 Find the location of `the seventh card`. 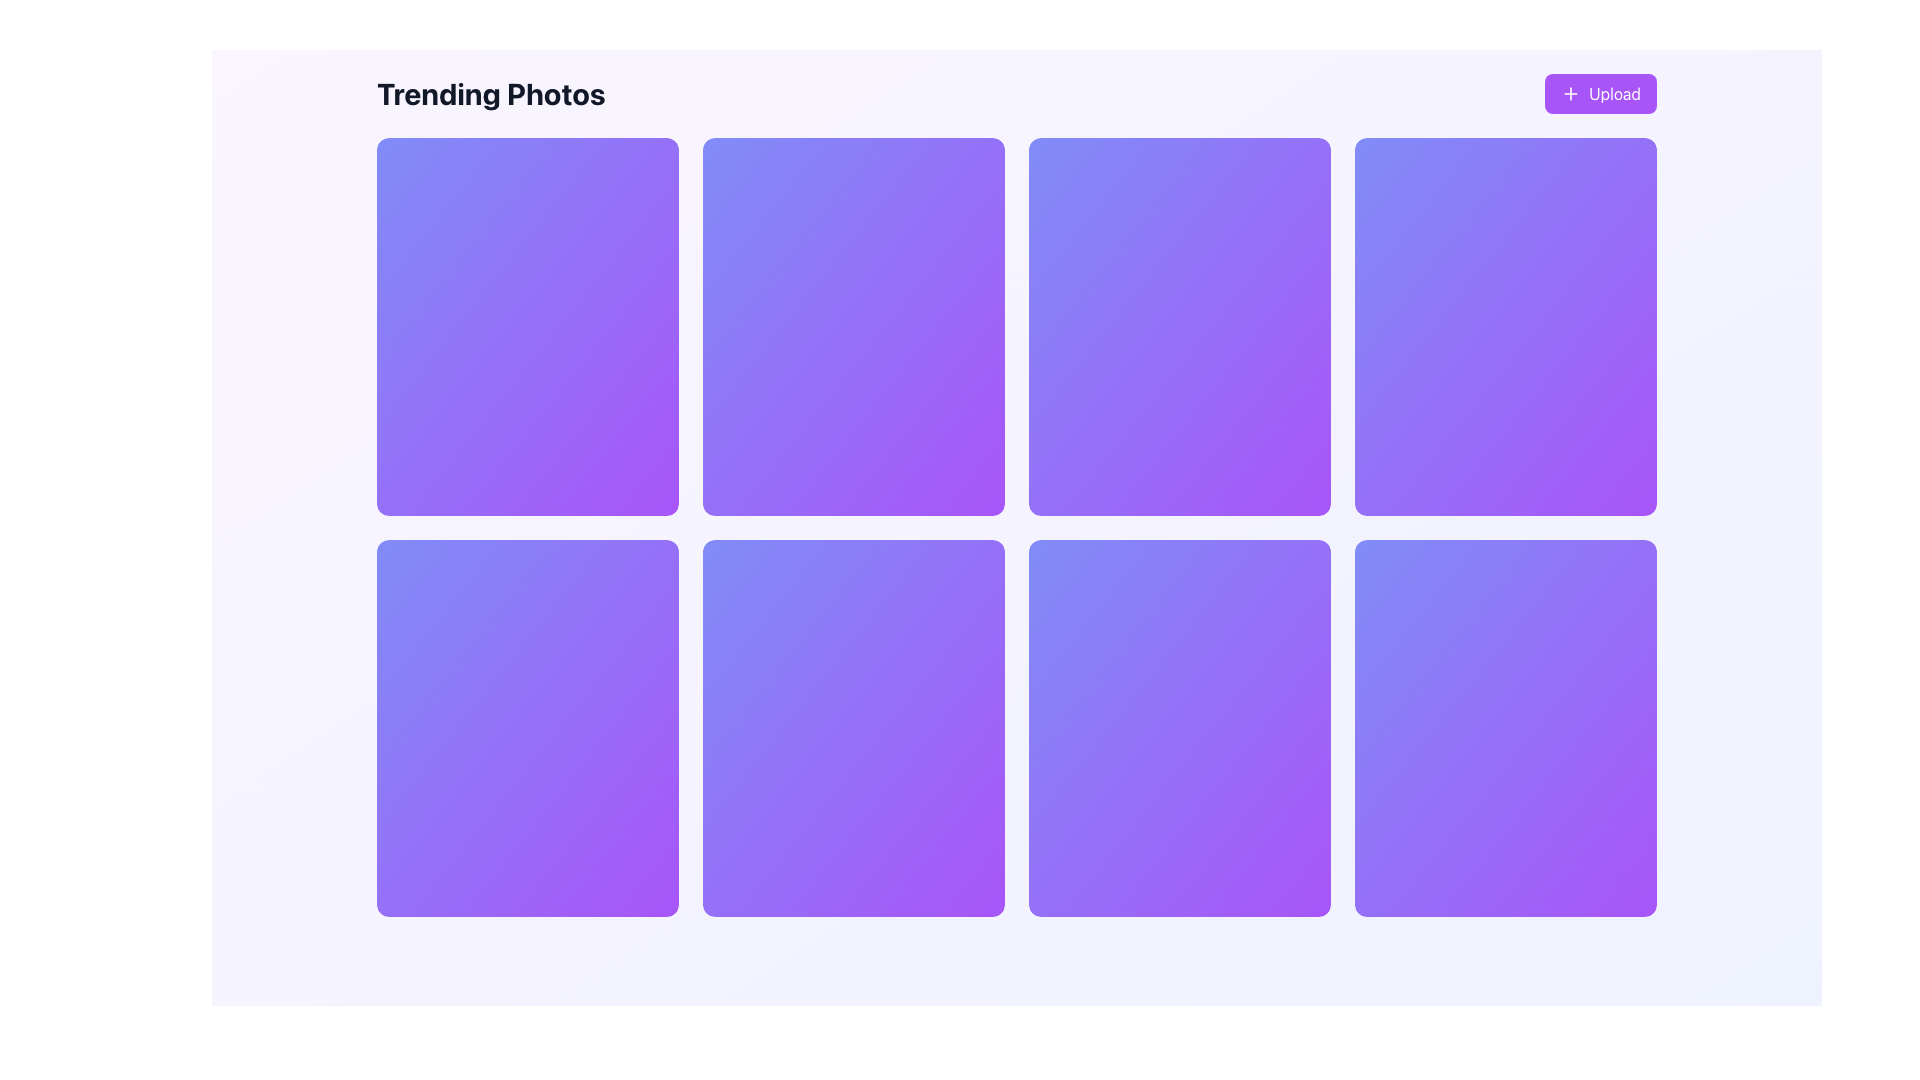

the seventh card is located at coordinates (1180, 728).